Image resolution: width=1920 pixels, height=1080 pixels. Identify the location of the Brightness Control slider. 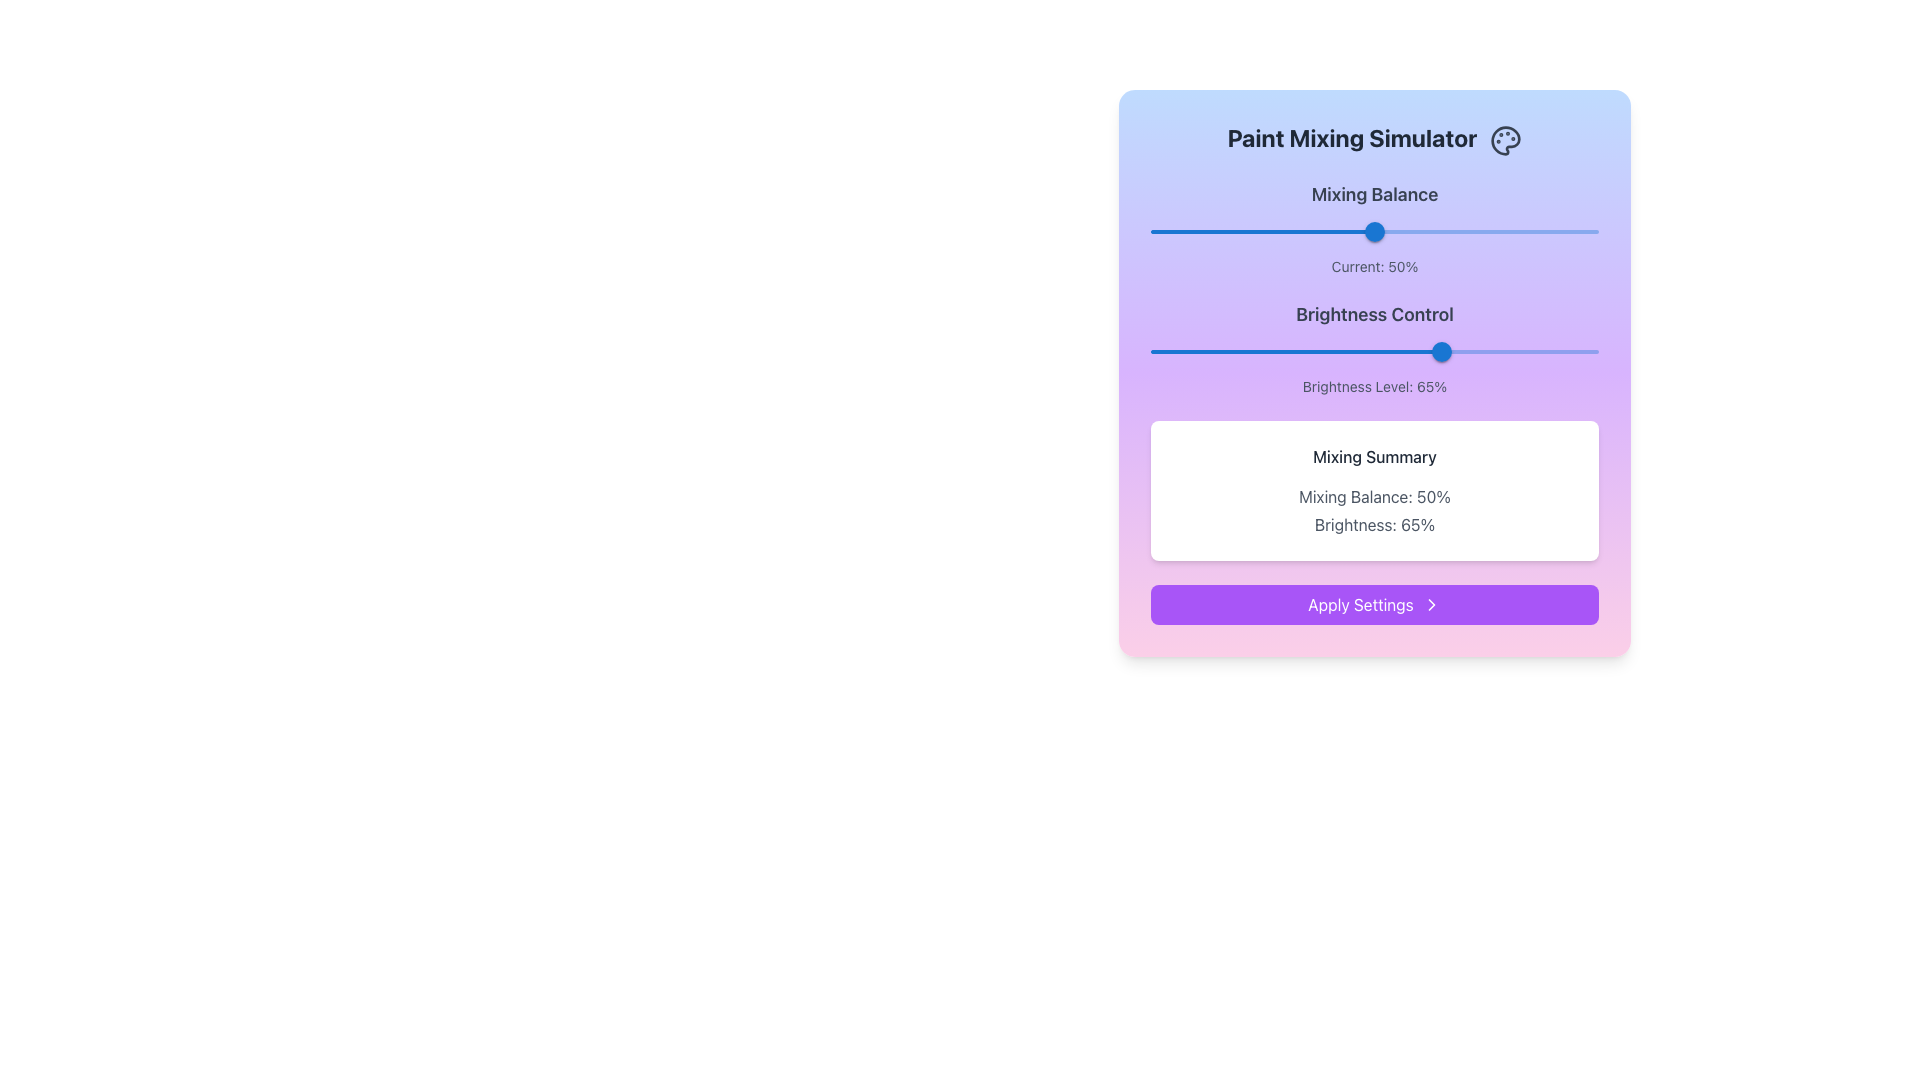
(1334, 350).